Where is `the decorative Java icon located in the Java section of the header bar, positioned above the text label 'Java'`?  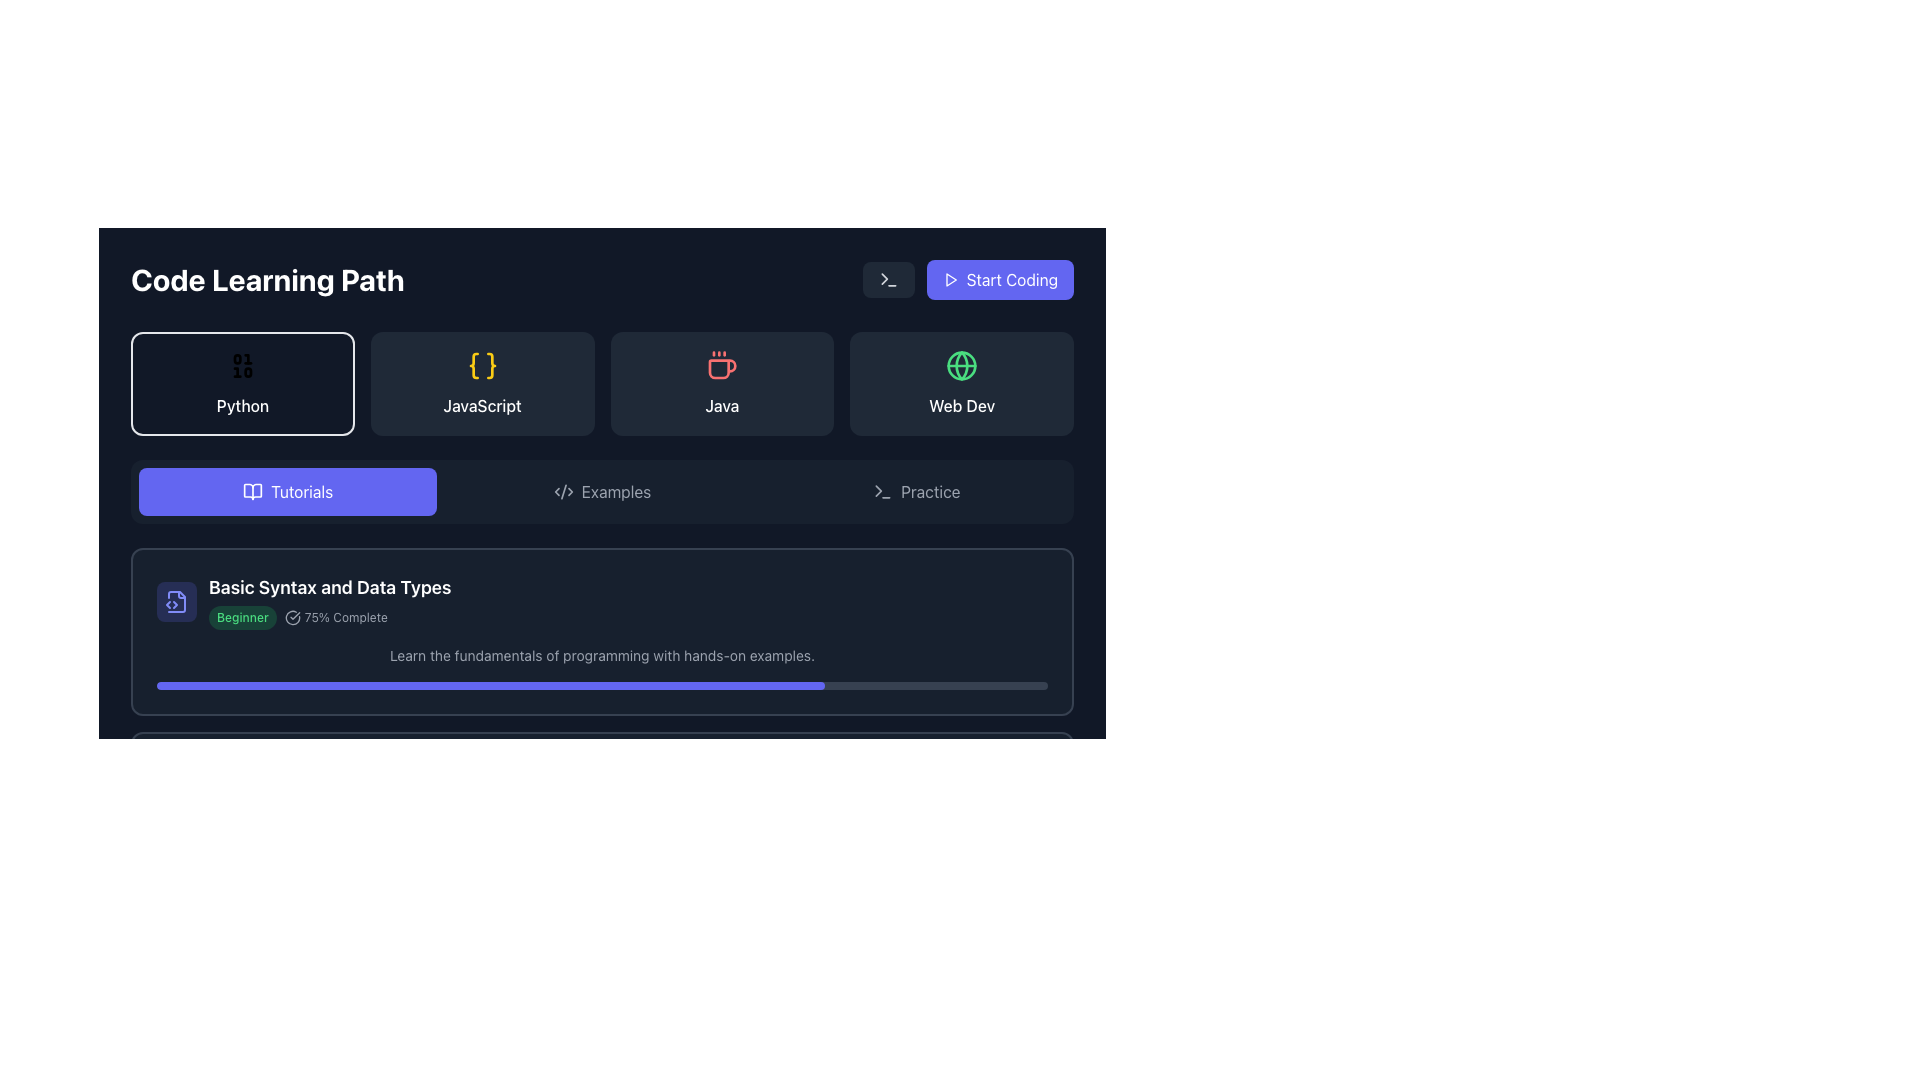
the decorative Java icon located in the Java section of the header bar, positioned above the text label 'Java' is located at coordinates (721, 366).